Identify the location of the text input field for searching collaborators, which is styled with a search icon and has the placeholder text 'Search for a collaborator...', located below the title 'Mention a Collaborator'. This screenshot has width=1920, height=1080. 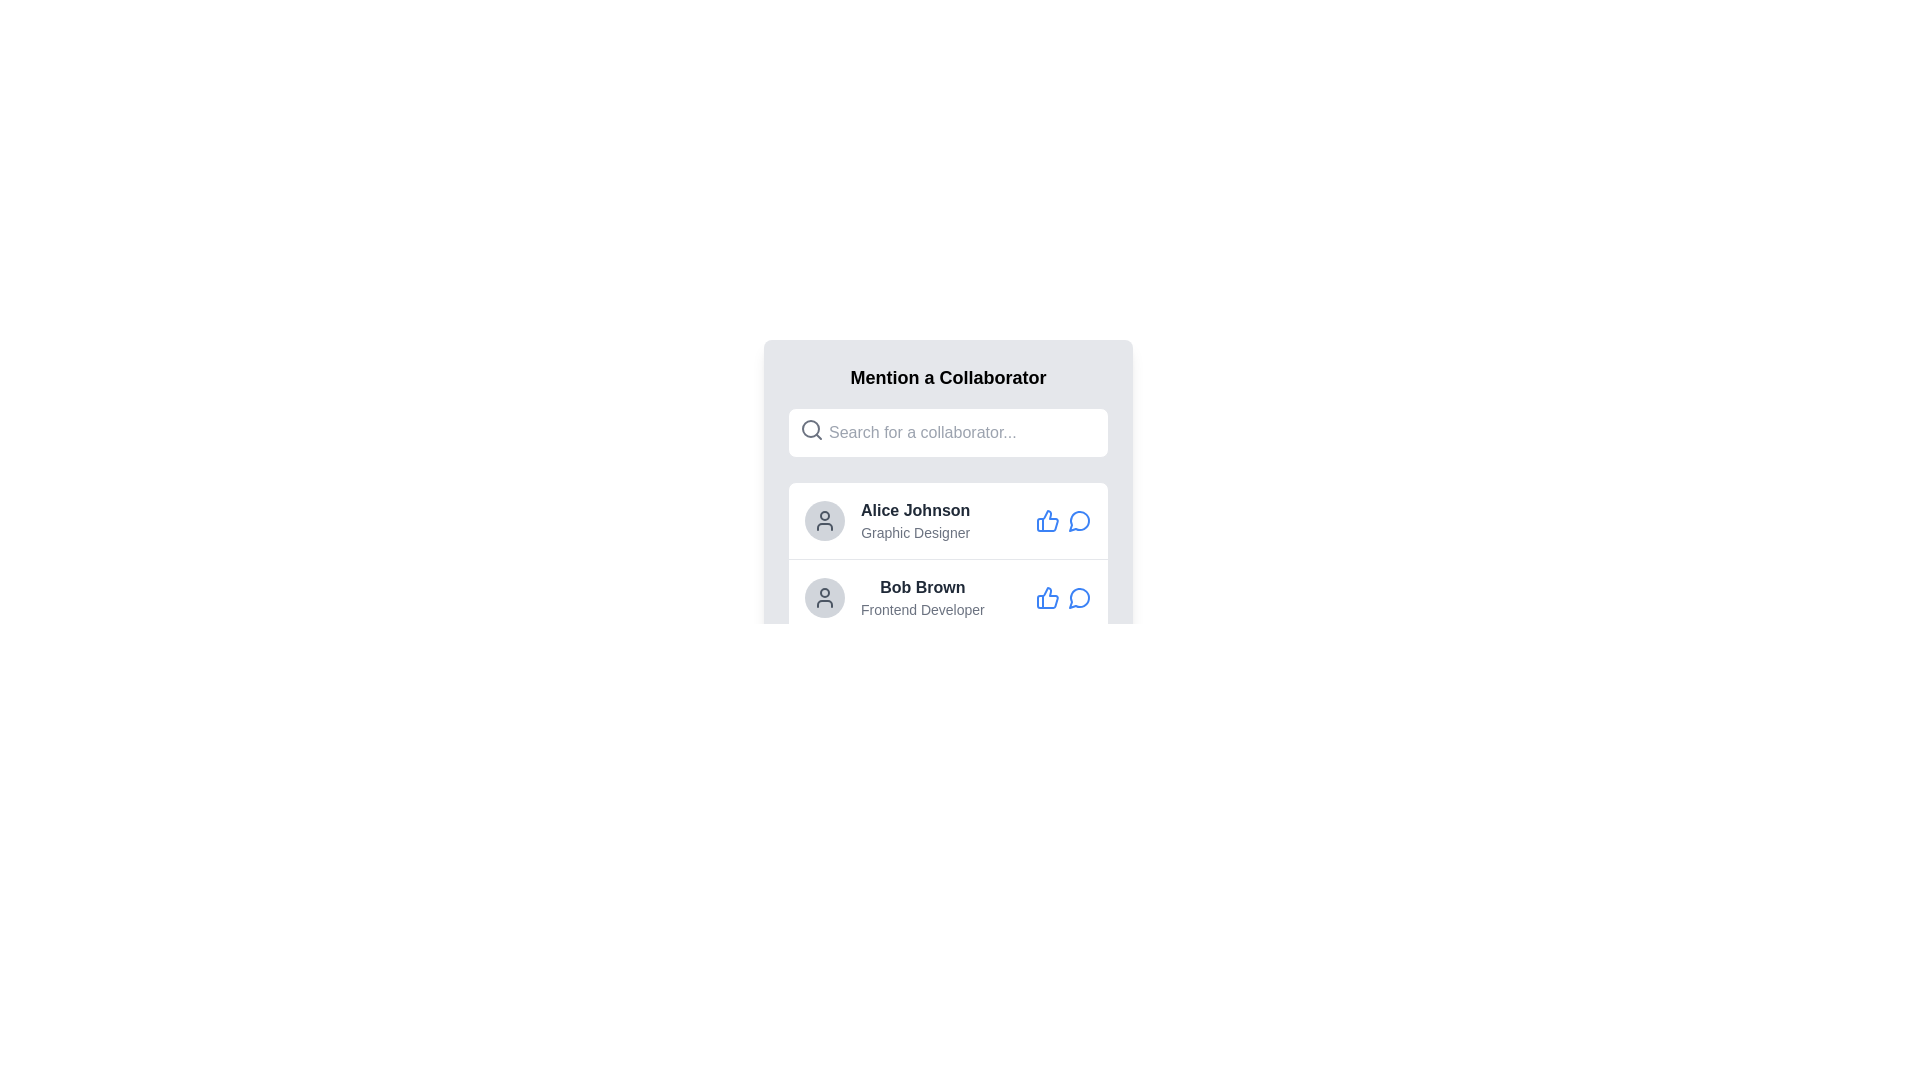
(947, 431).